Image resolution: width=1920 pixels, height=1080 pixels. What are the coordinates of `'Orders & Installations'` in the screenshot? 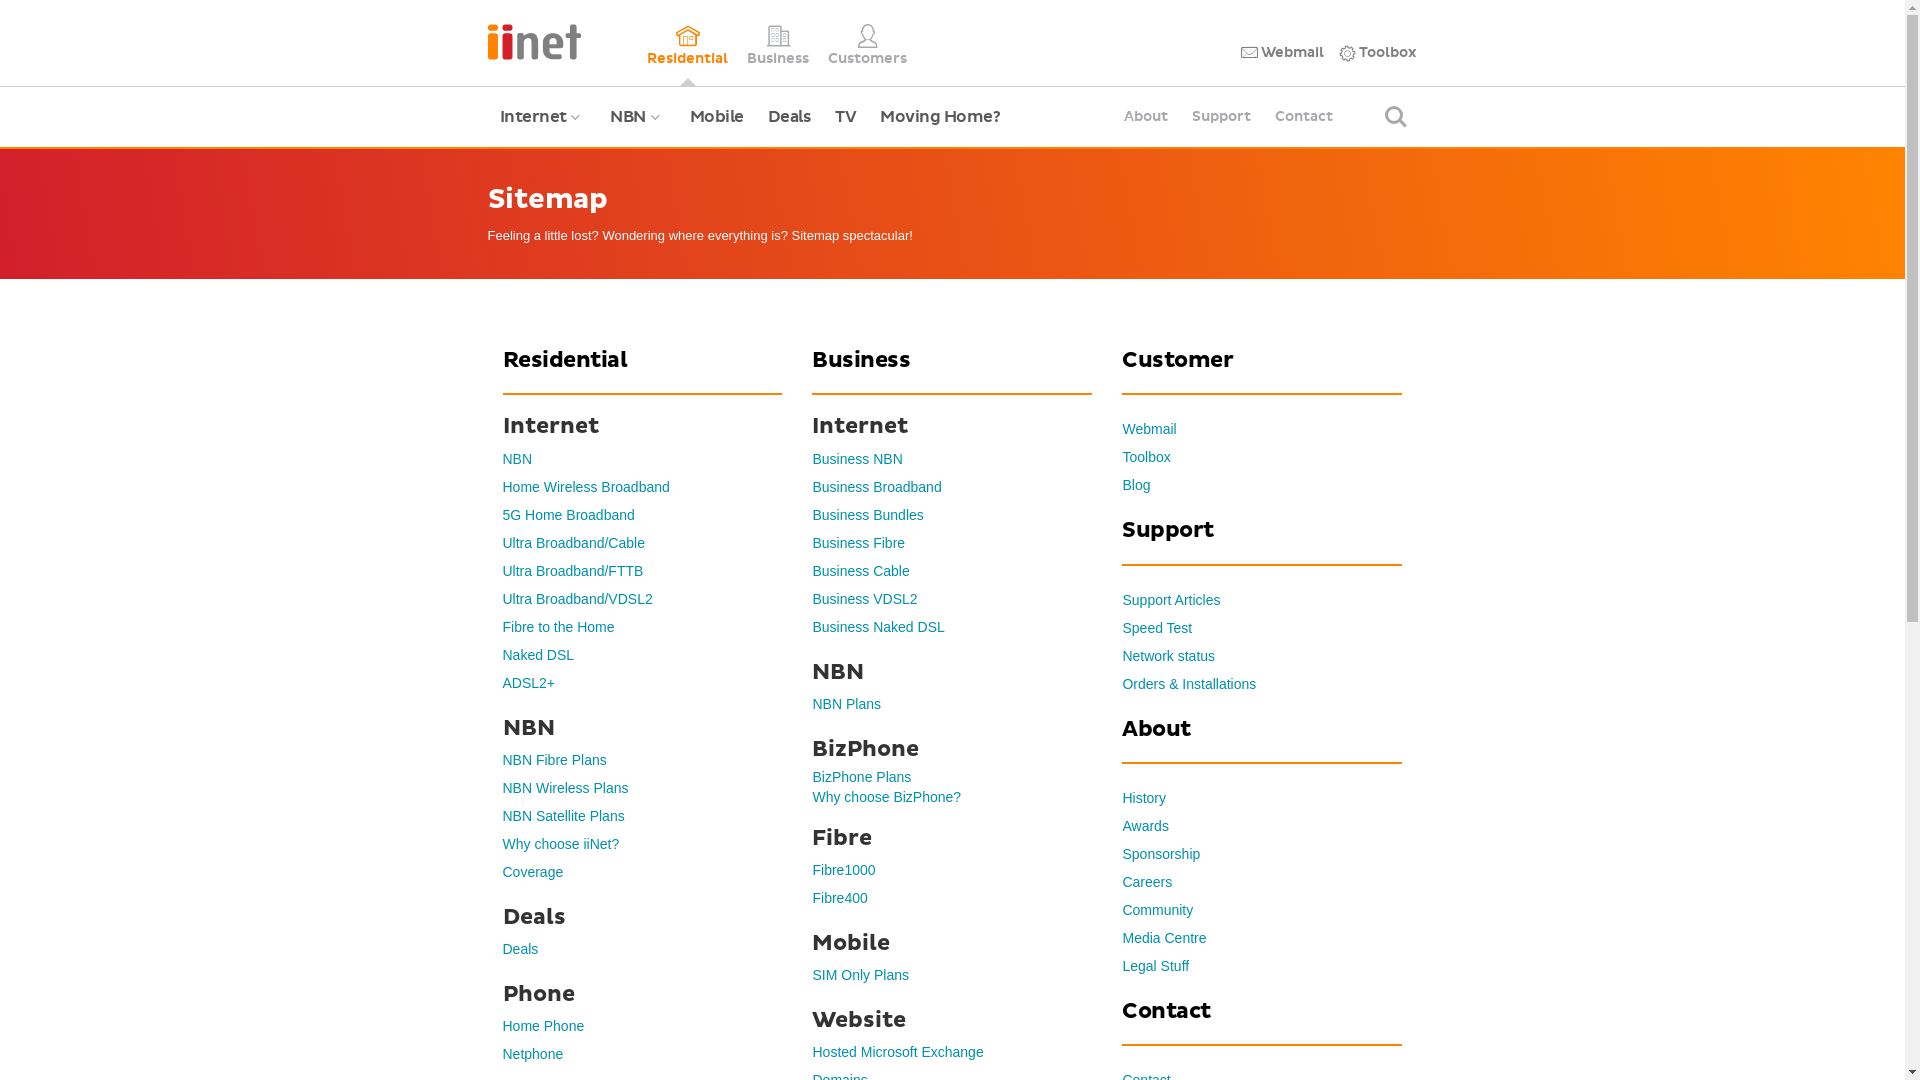 It's located at (1189, 682).